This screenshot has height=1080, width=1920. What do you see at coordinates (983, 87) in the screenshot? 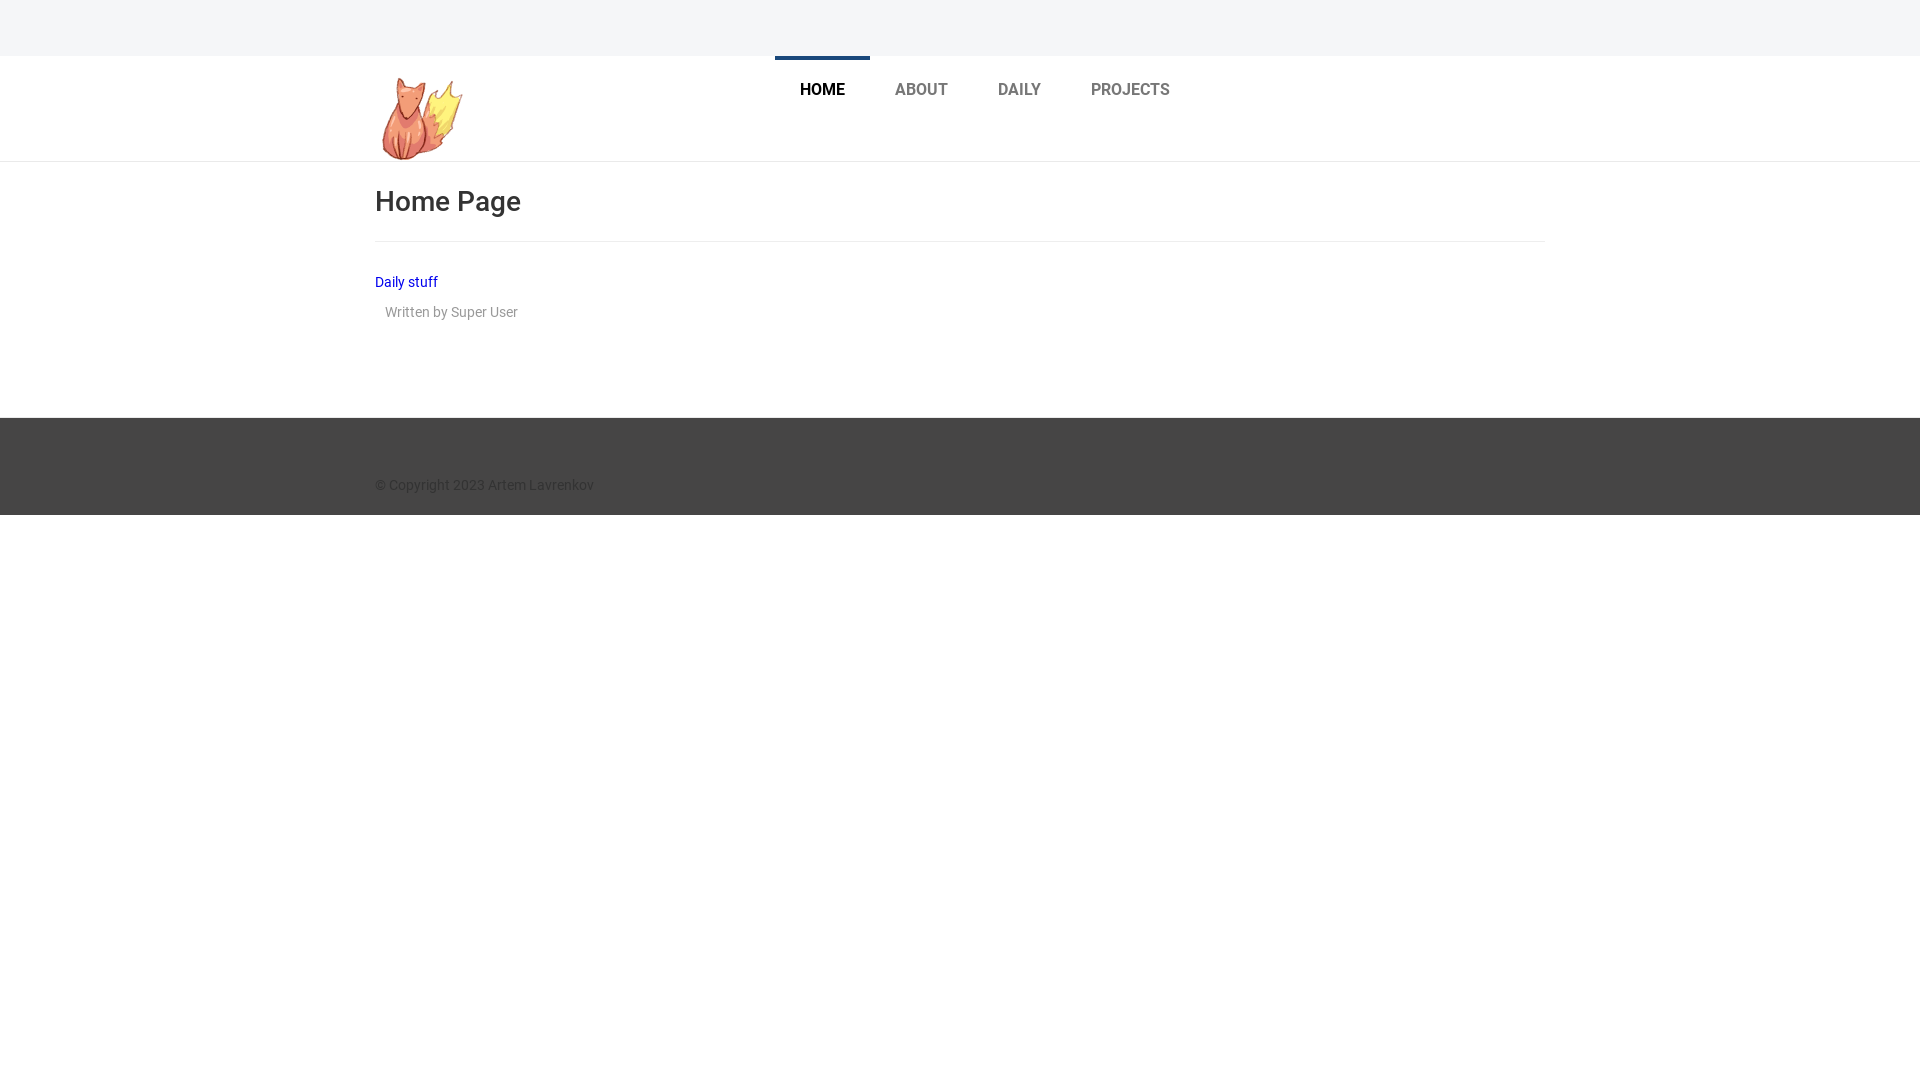
I see `'DAILY'` at bounding box center [983, 87].